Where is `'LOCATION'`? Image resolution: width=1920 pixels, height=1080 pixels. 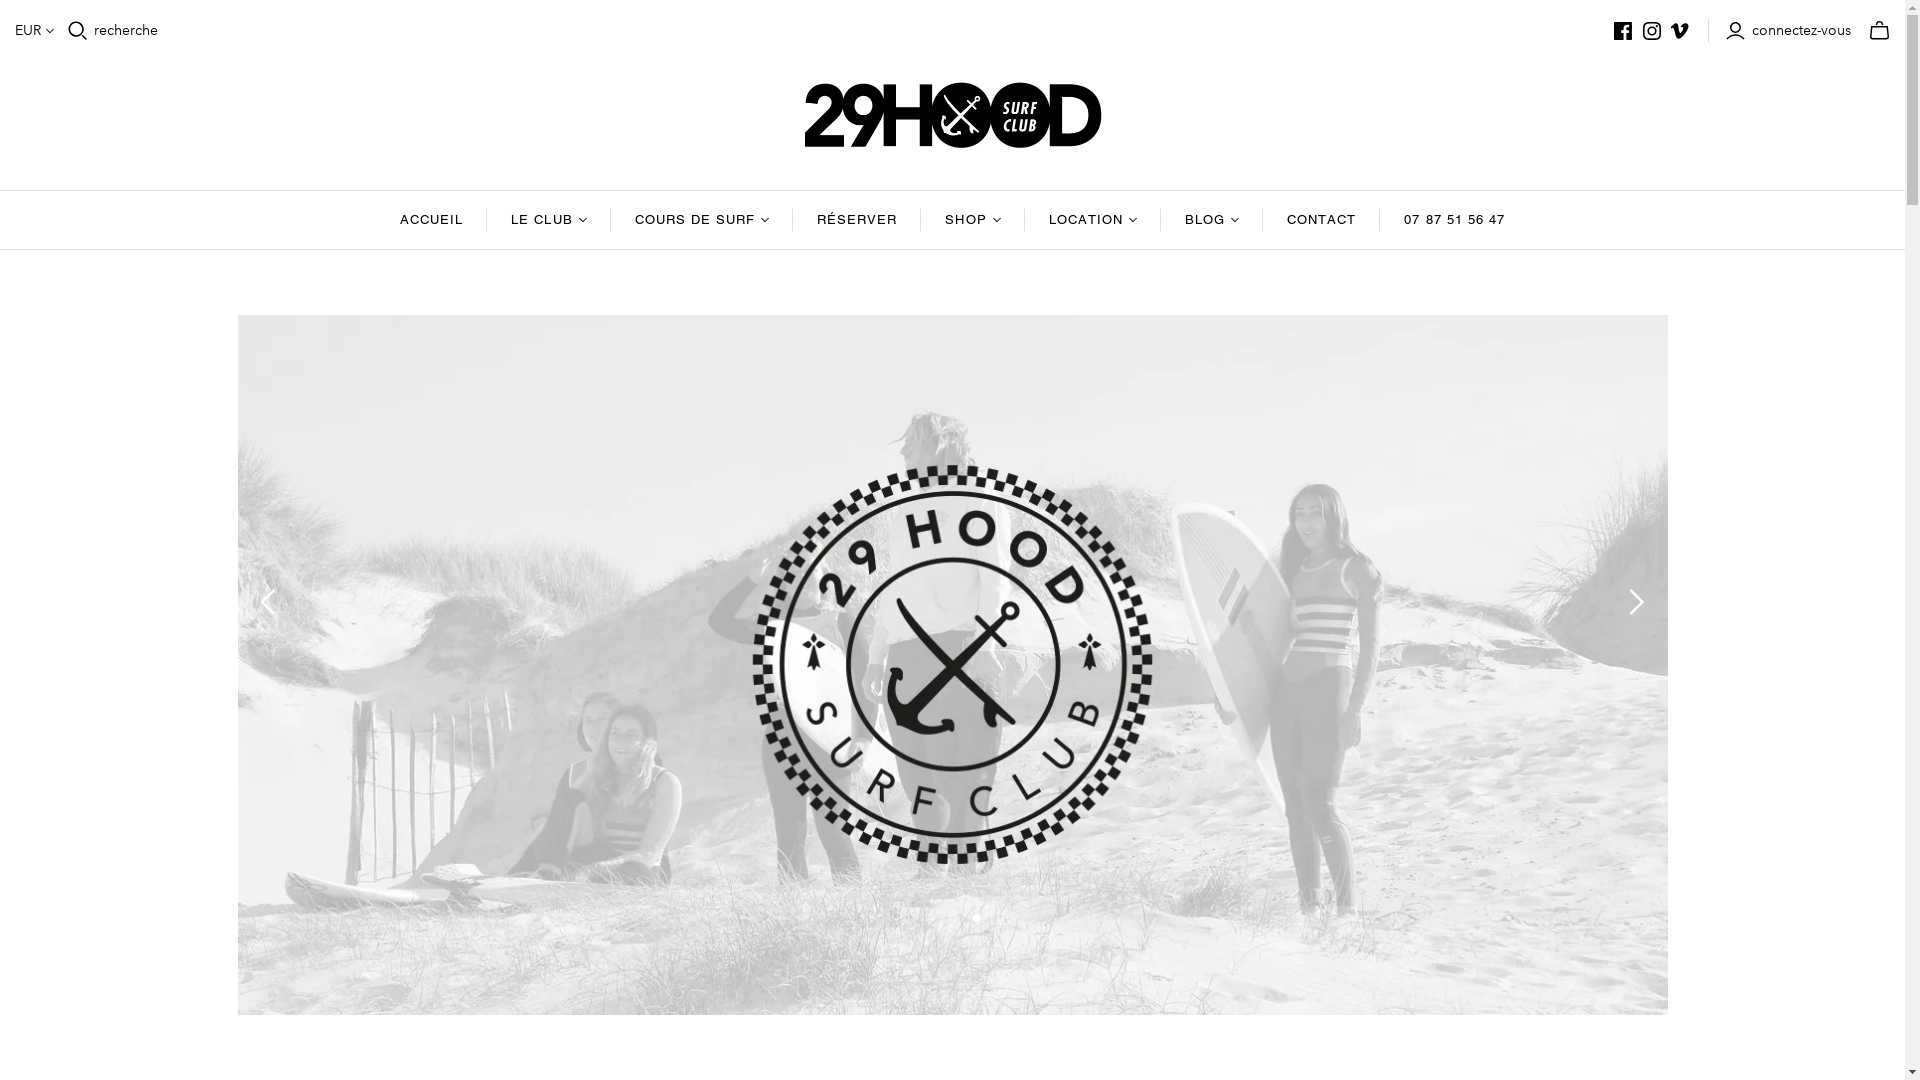
'LOCATION' is located at coordinates (1025, 219).